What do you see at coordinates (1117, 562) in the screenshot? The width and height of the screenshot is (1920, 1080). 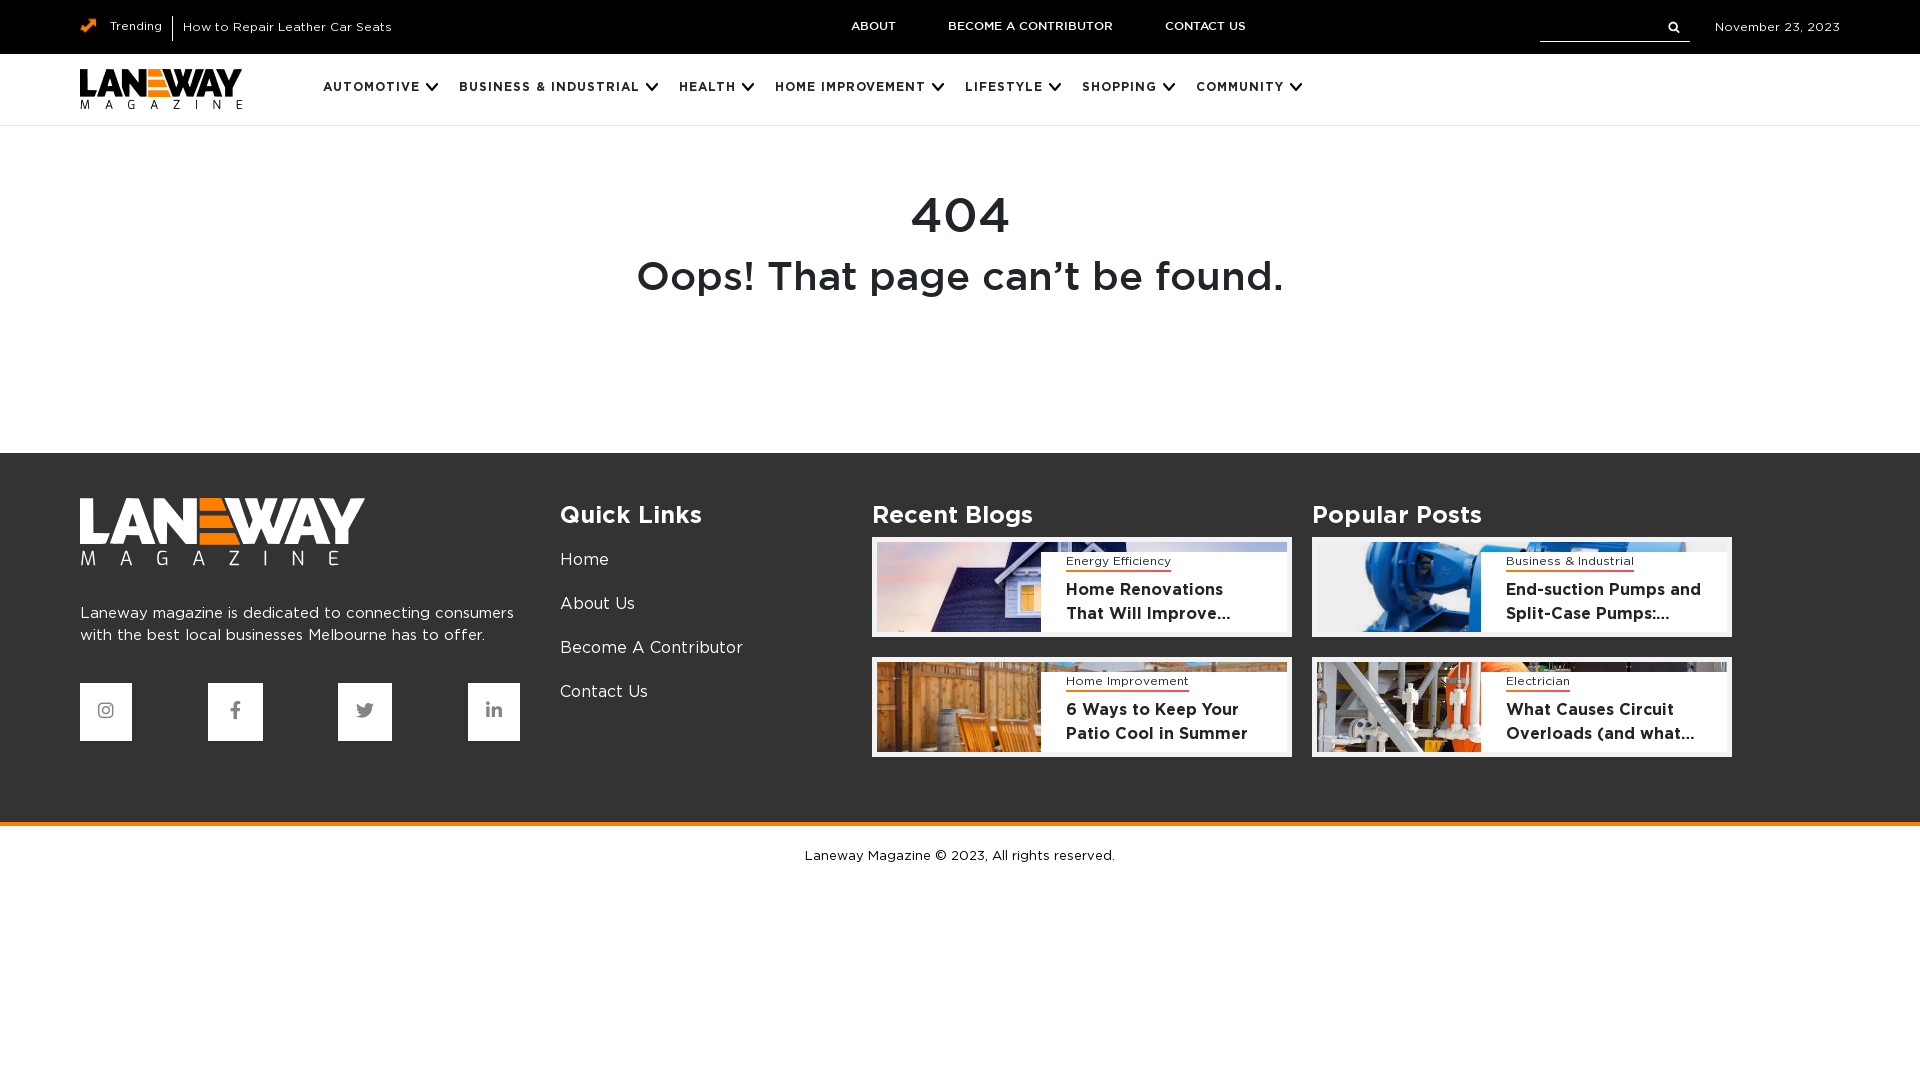 I see `'Energy Efficiency'` at bounding box center [1117, 562].